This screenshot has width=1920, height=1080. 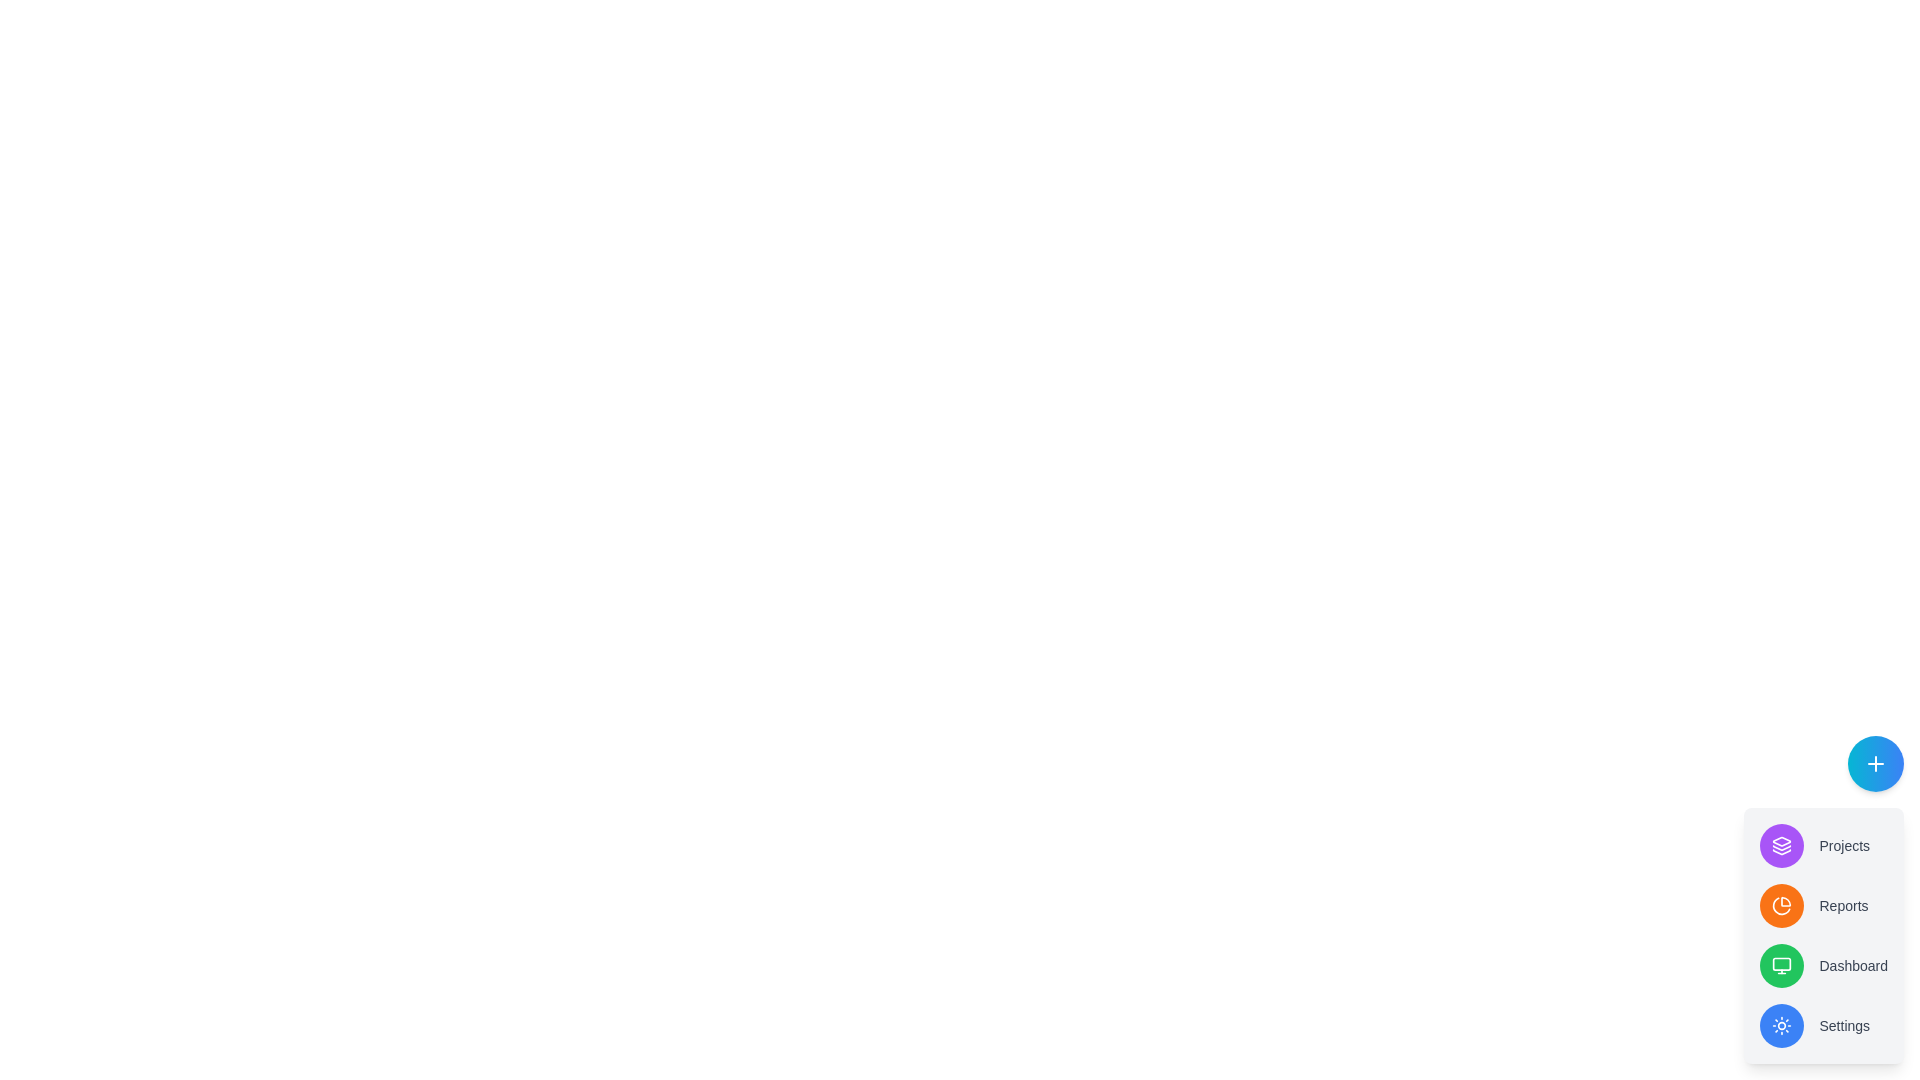 What do you see at coordinates (1781, 906) in the screenshot?
I see `the bright orange circular button with a white pie chart icon` at bounding box center [1781, 906].